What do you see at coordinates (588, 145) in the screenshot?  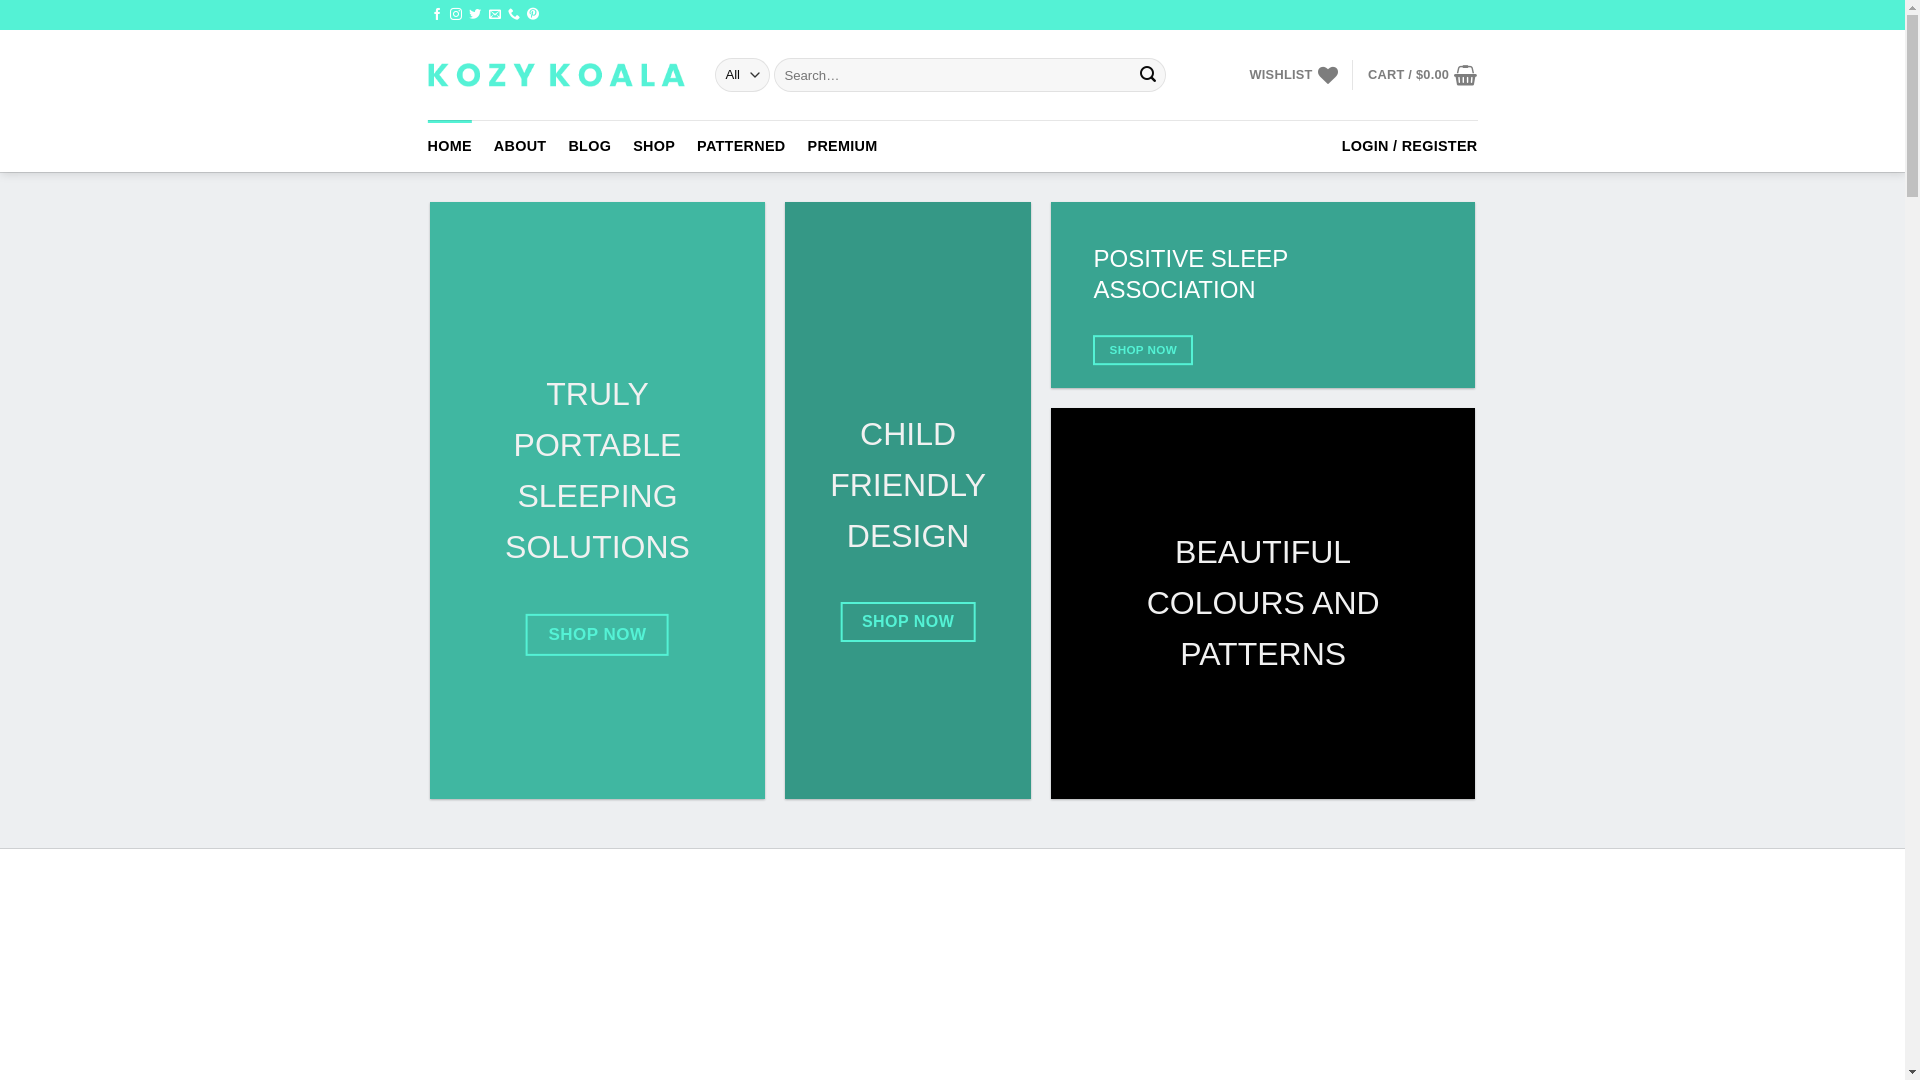 I see `'BLOG'` at bounding box center [588, 145].